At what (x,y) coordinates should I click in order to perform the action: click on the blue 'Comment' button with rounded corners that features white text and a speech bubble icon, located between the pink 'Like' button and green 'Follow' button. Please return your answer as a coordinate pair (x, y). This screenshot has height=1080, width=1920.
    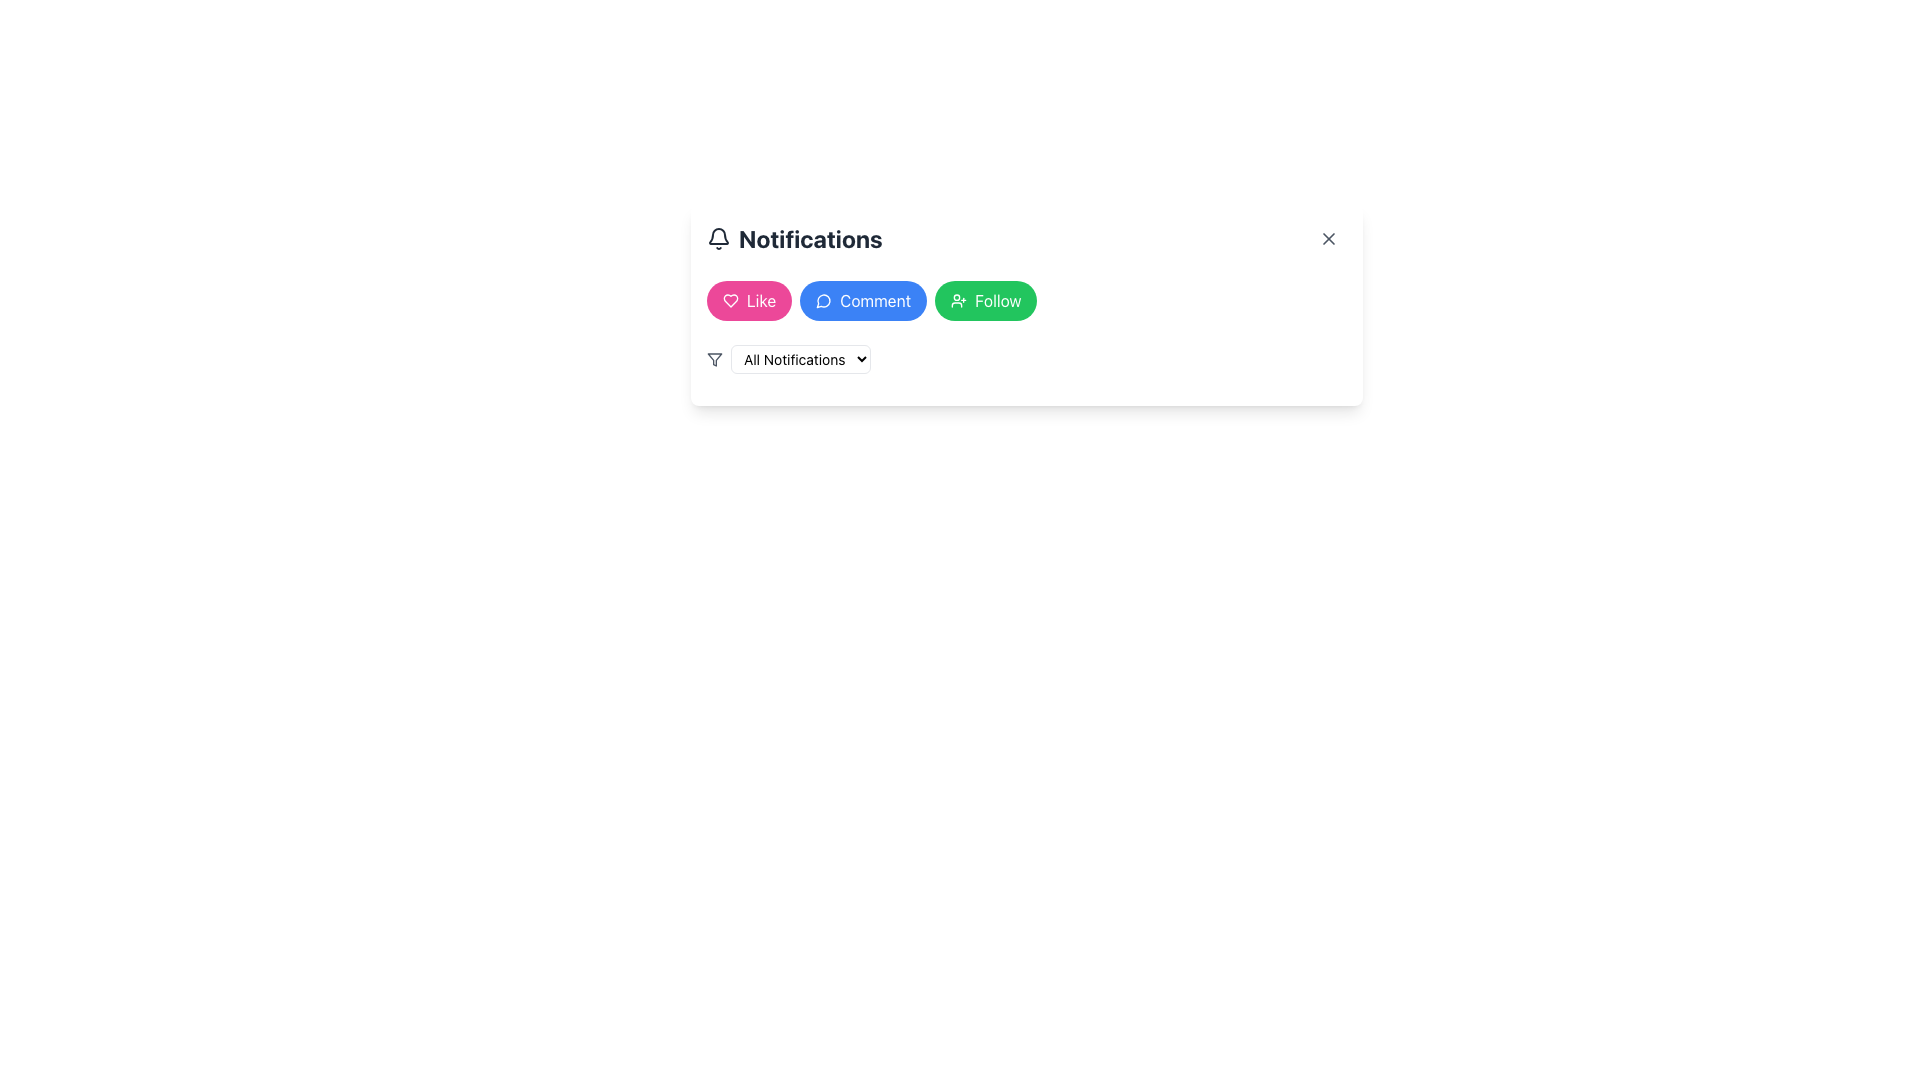
    Looking at the image, I should click on (863, 300).